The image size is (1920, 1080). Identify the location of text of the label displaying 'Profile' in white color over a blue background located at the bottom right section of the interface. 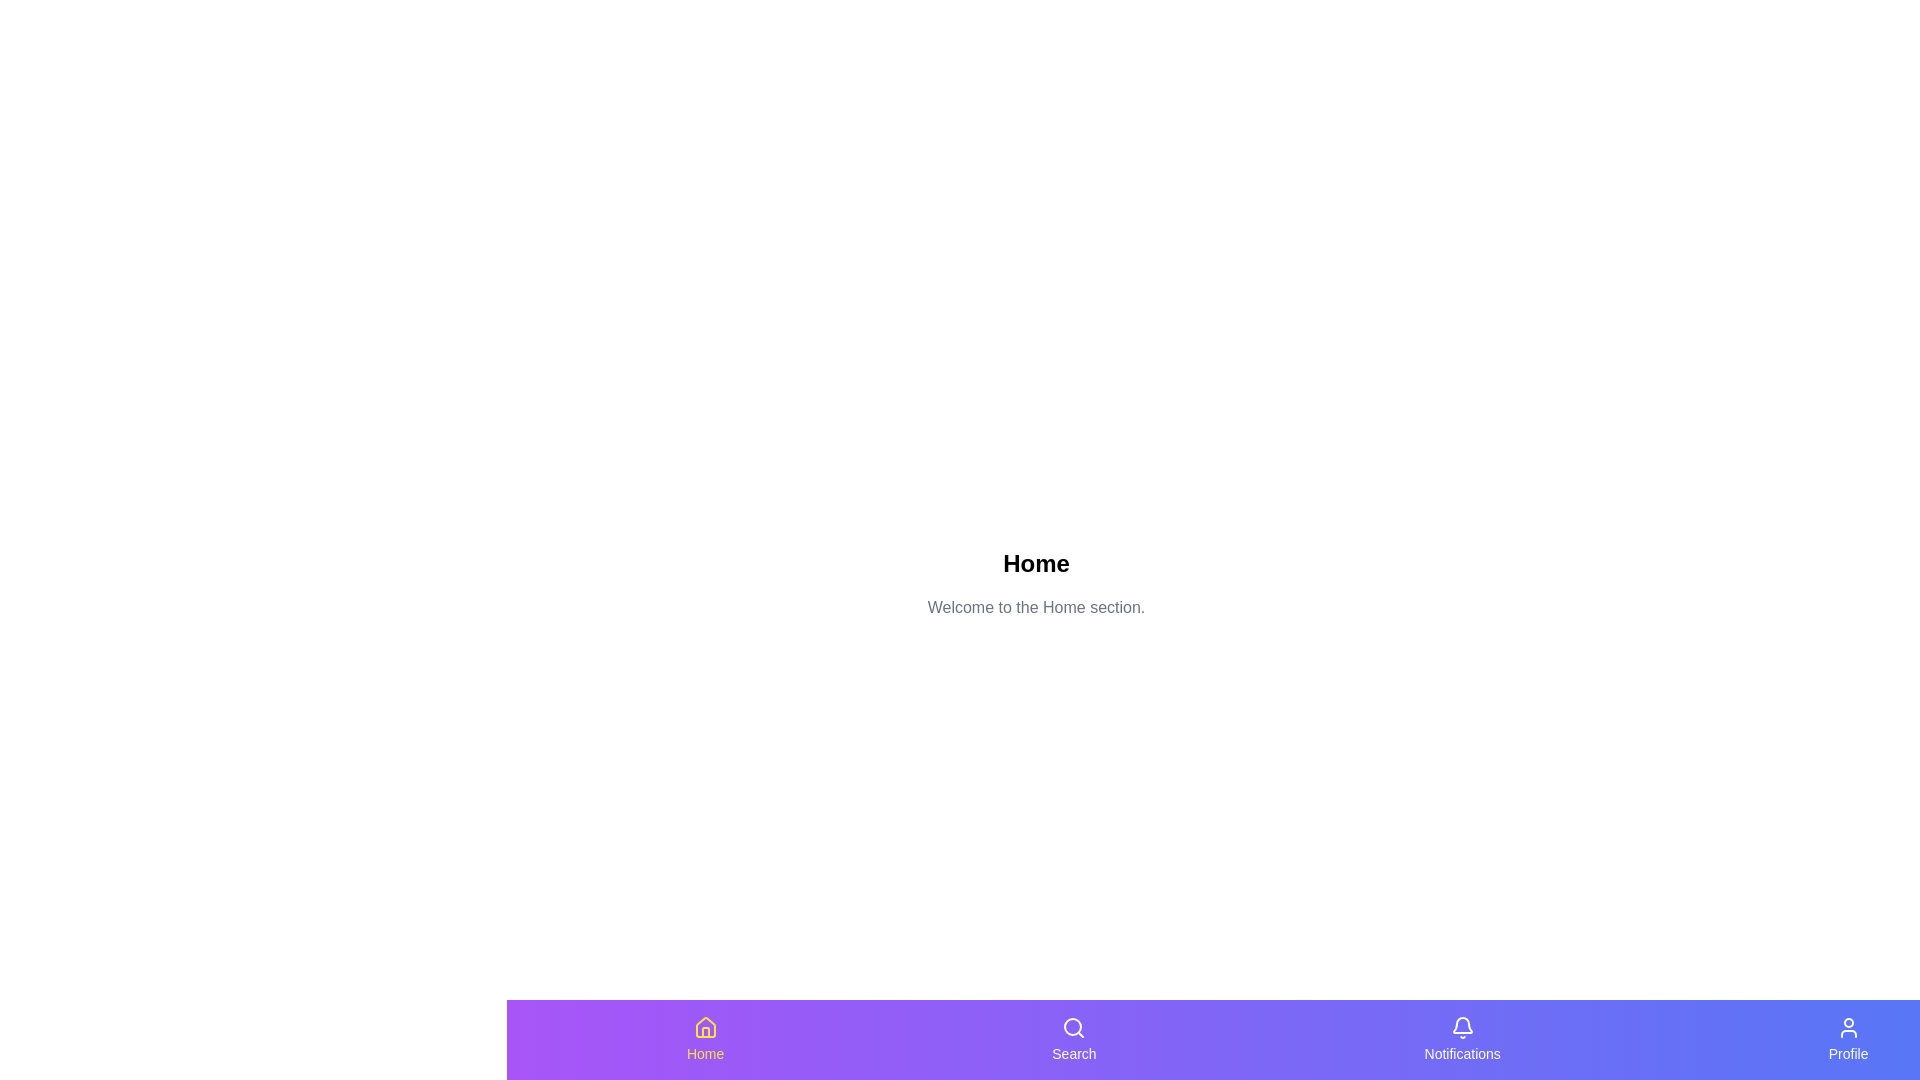
(1847, 1052).